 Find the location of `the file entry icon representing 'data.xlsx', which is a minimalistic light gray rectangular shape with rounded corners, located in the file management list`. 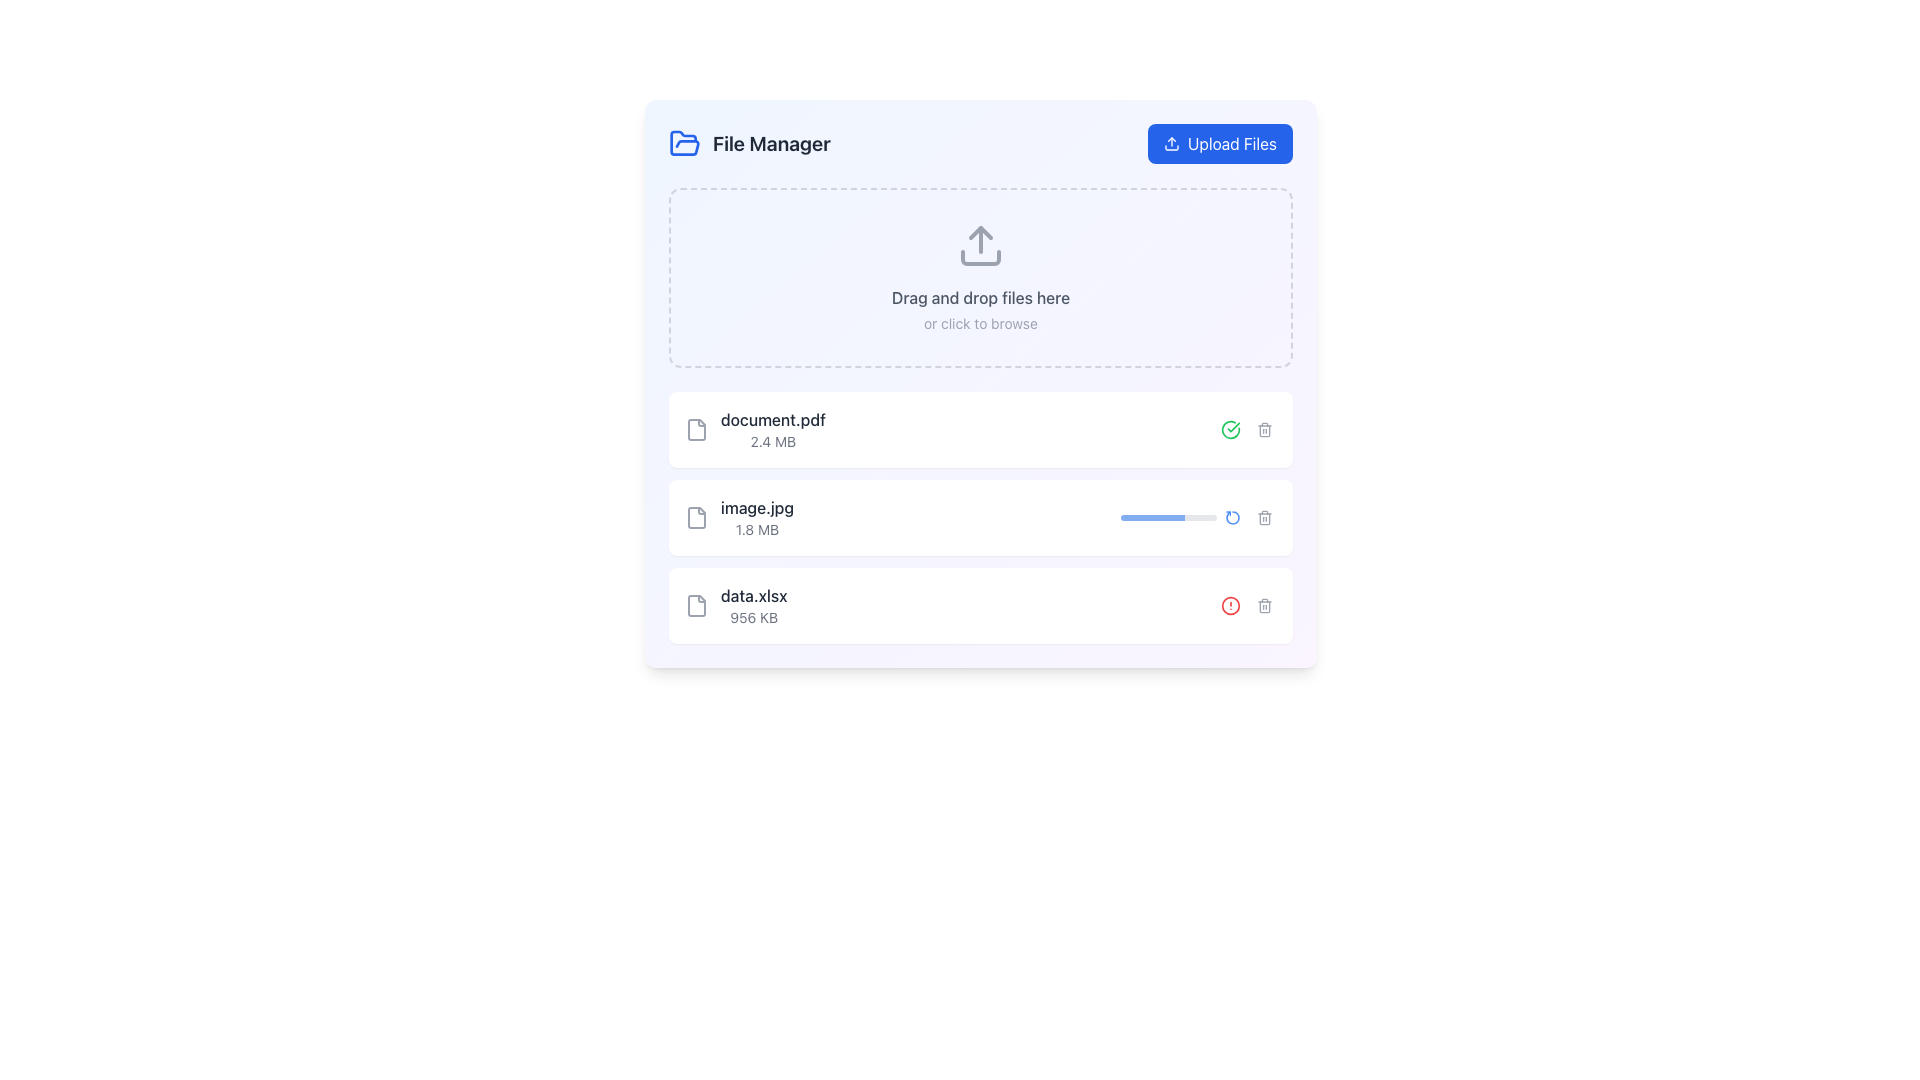

the file entry icon representing 'data.xlsx', which is a minimalistic light gray rectangular shape with rounded corners, located in the file management list is located at coordinates (696, 604).